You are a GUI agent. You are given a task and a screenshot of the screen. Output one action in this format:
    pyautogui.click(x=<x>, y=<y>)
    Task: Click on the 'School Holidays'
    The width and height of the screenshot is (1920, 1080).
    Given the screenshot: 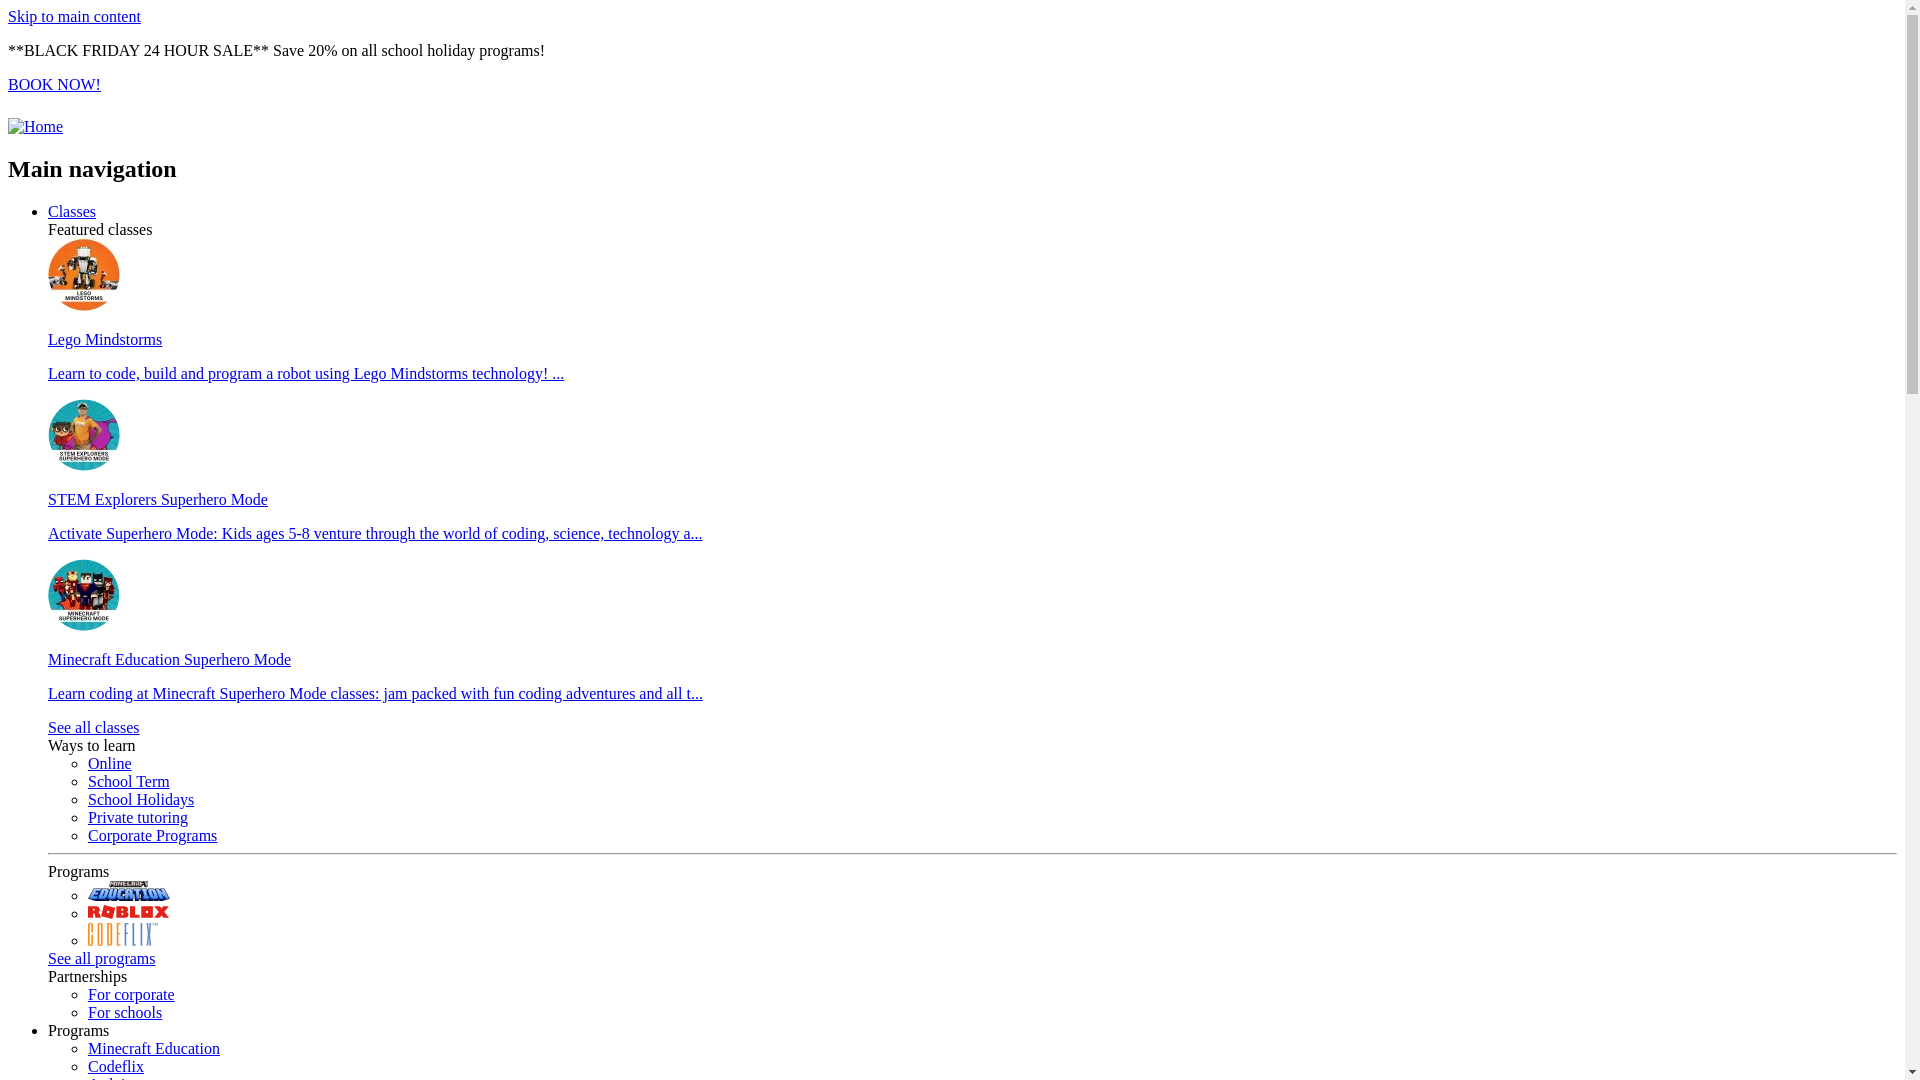 What is the action you would take?
    pyautogui.click(x=139, y=798)
    